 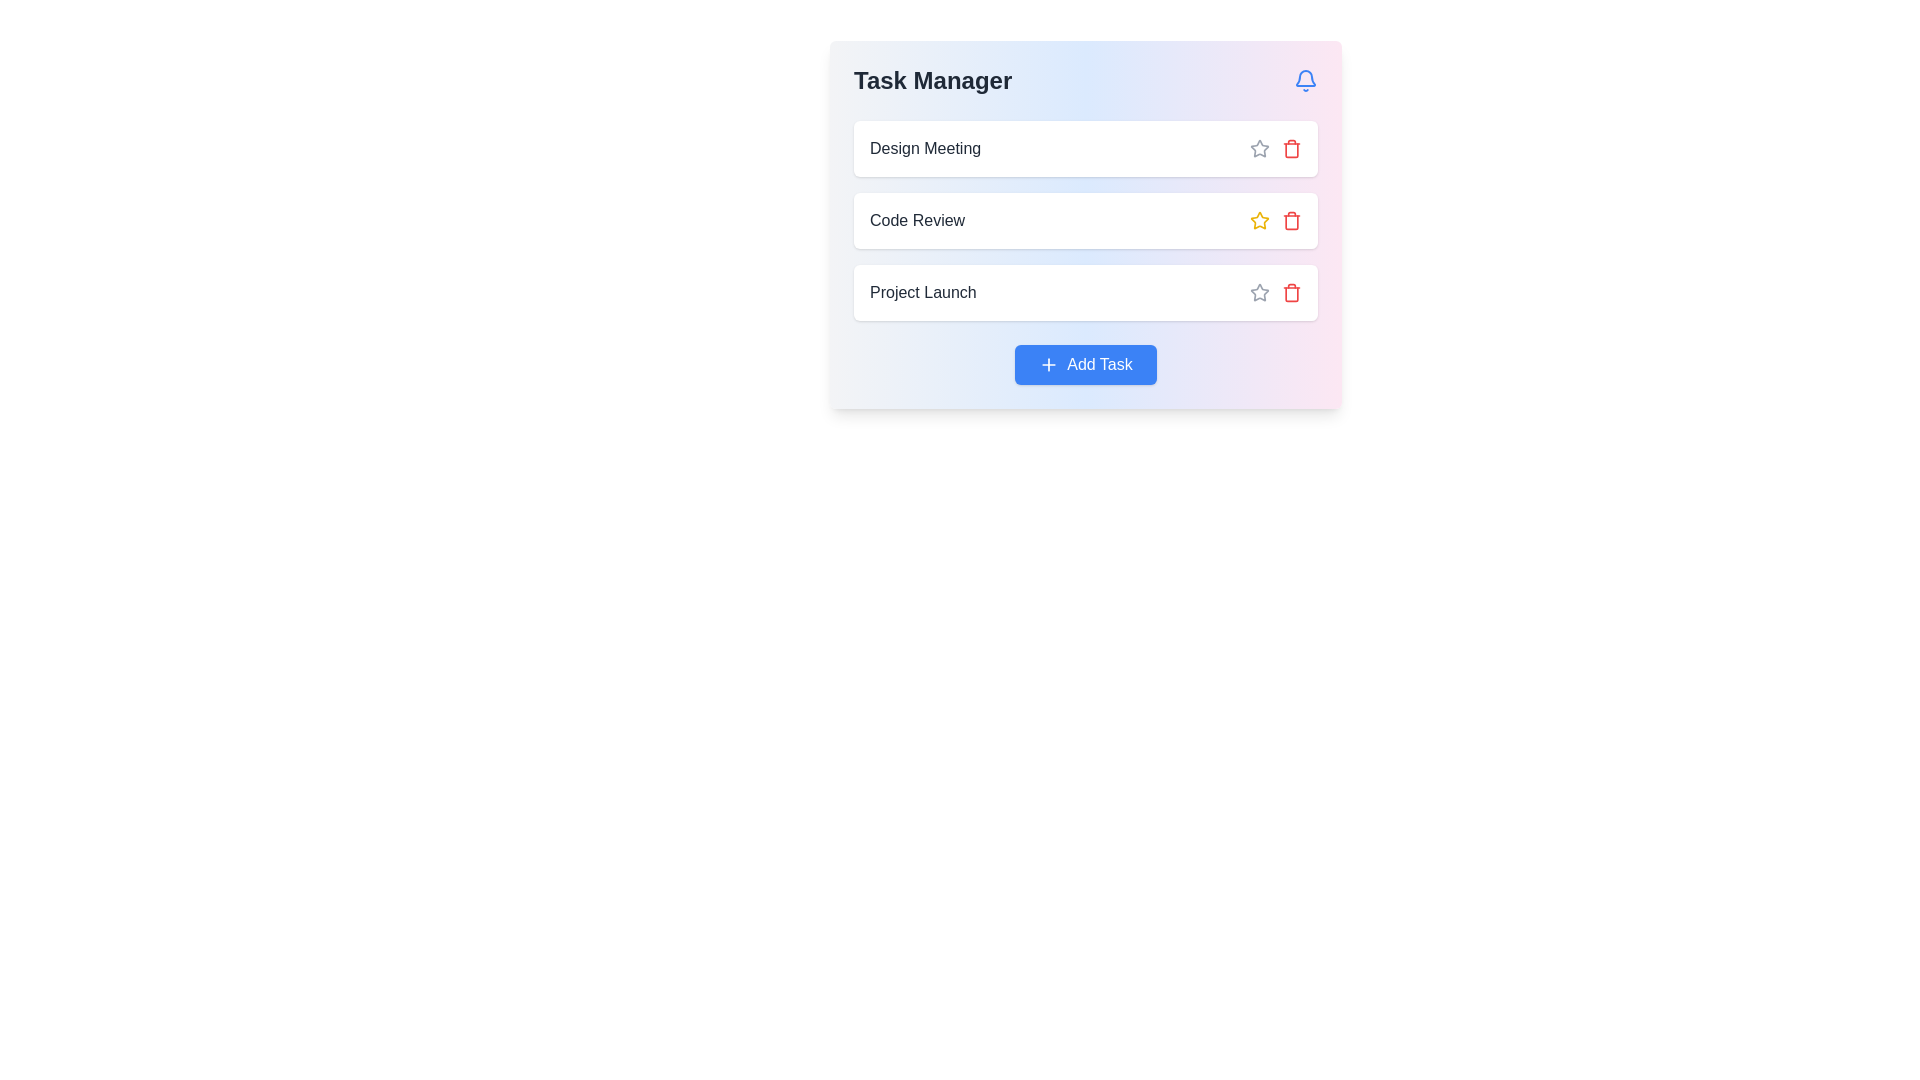 I want to click on the task item labeled 'Code Review' in the Task Manager, which is the second item in a vertical list of three tasks, so click(x=1084, y=220).